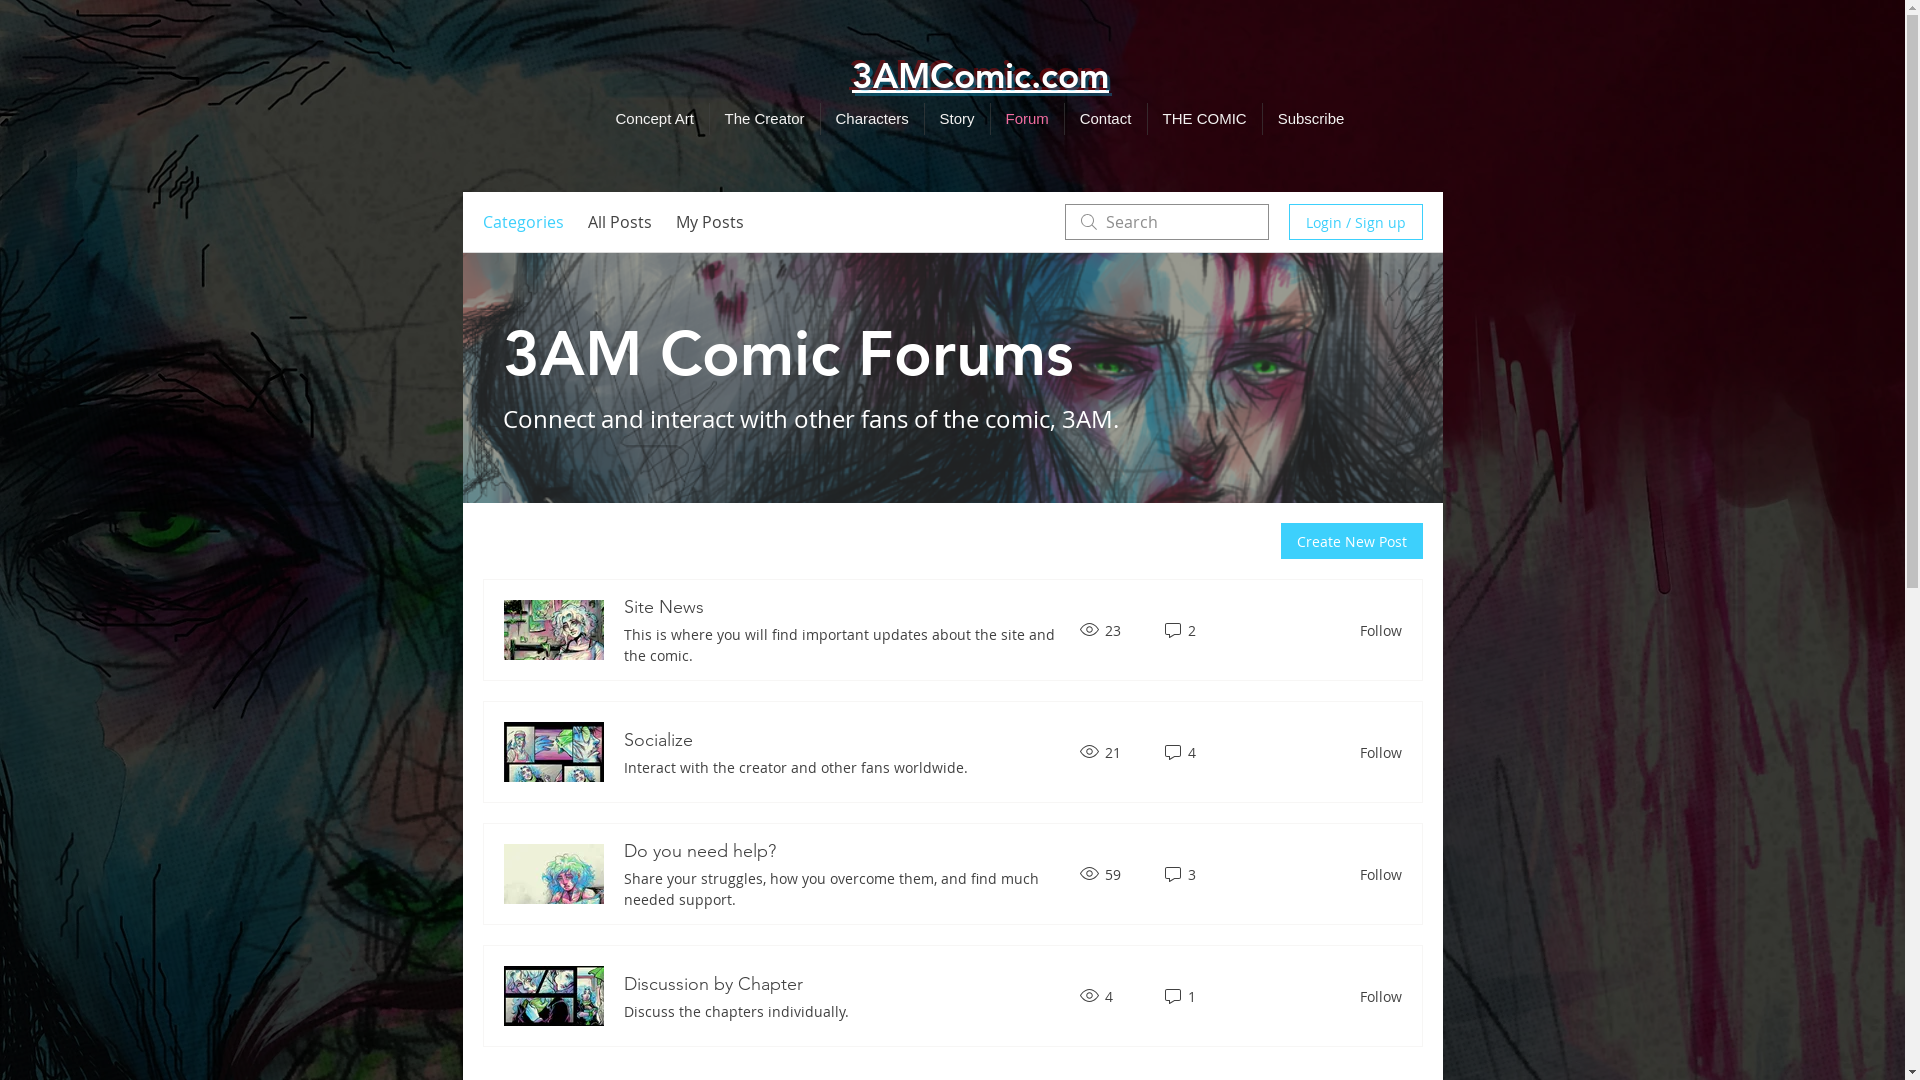 The height and width of the screenshot is (1080, 1920). Describe the element at coordinates (763, 119) in the screenshot. I see `'The Creator'` at that location.